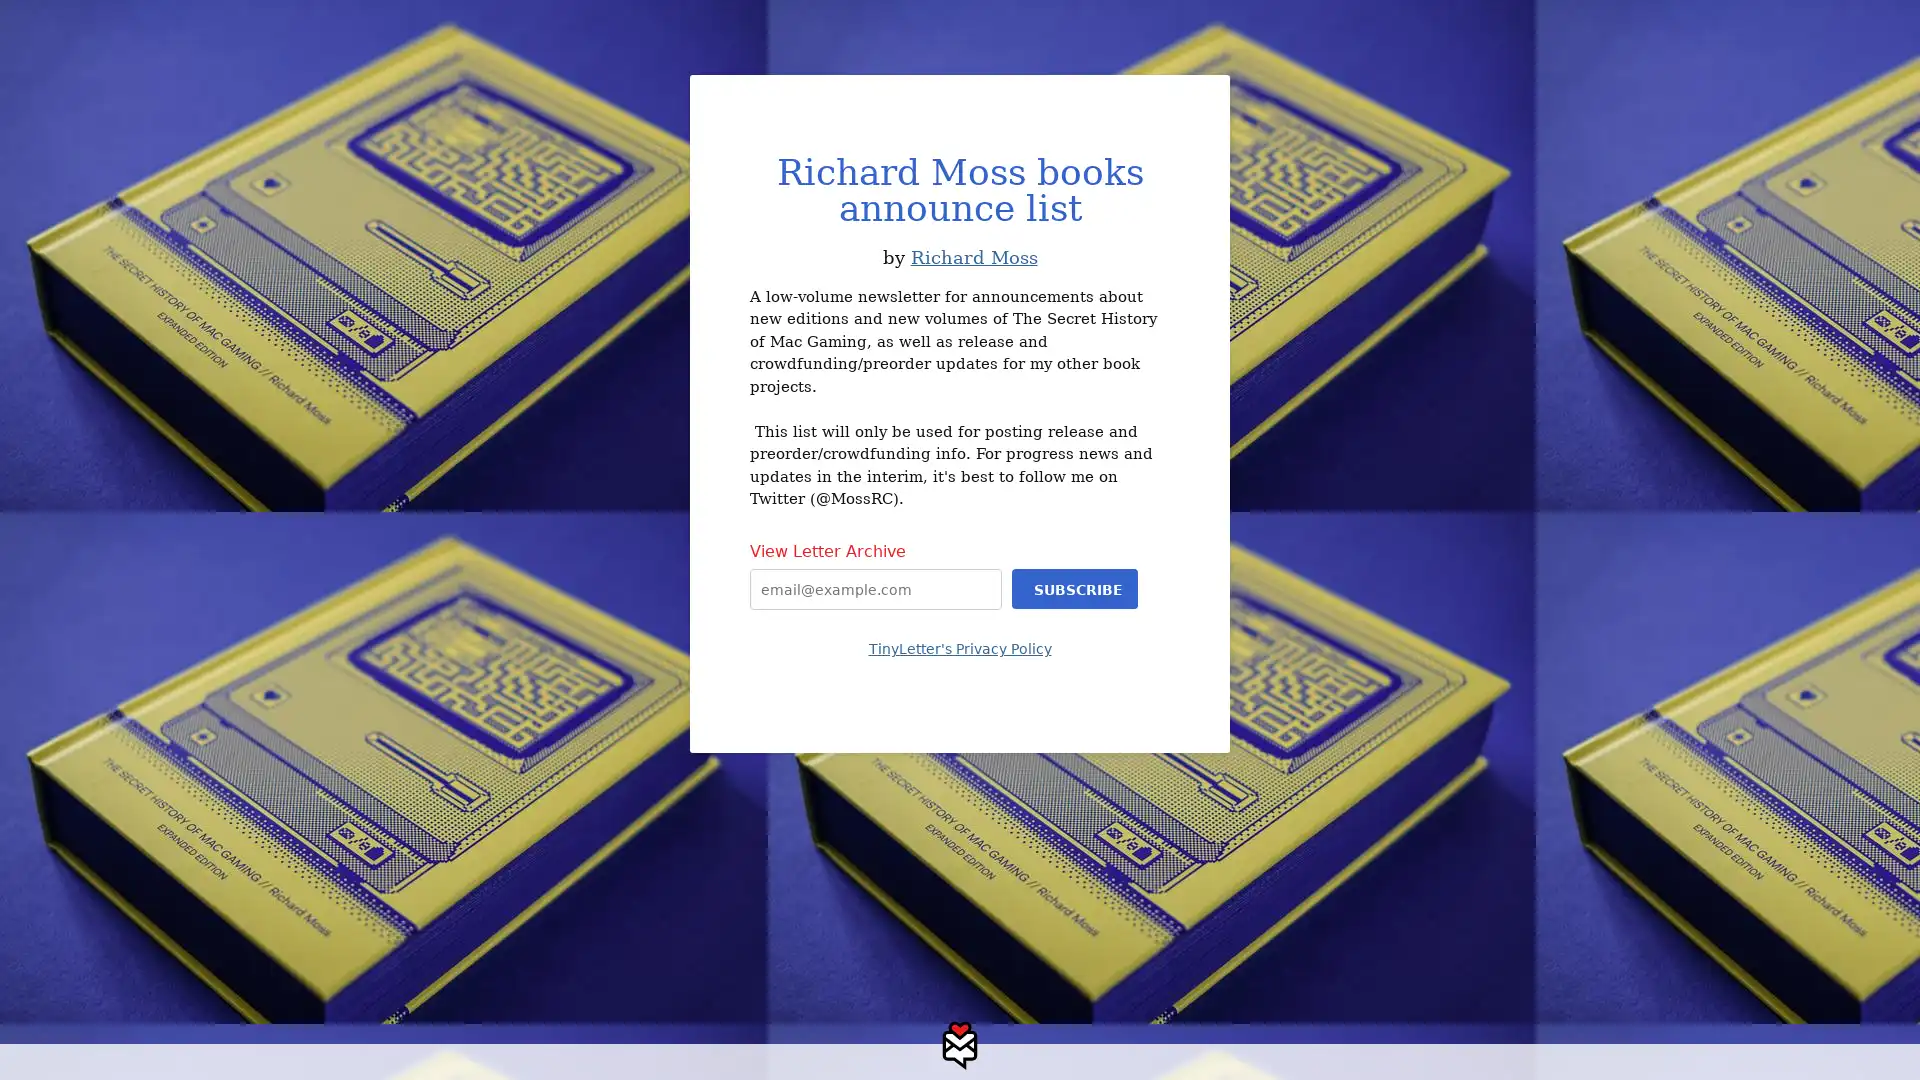  What do you see at coordinates (1074, 588) in the screenshot?
I see `SUBSCRIBE` at bounding box center [1074, 588].